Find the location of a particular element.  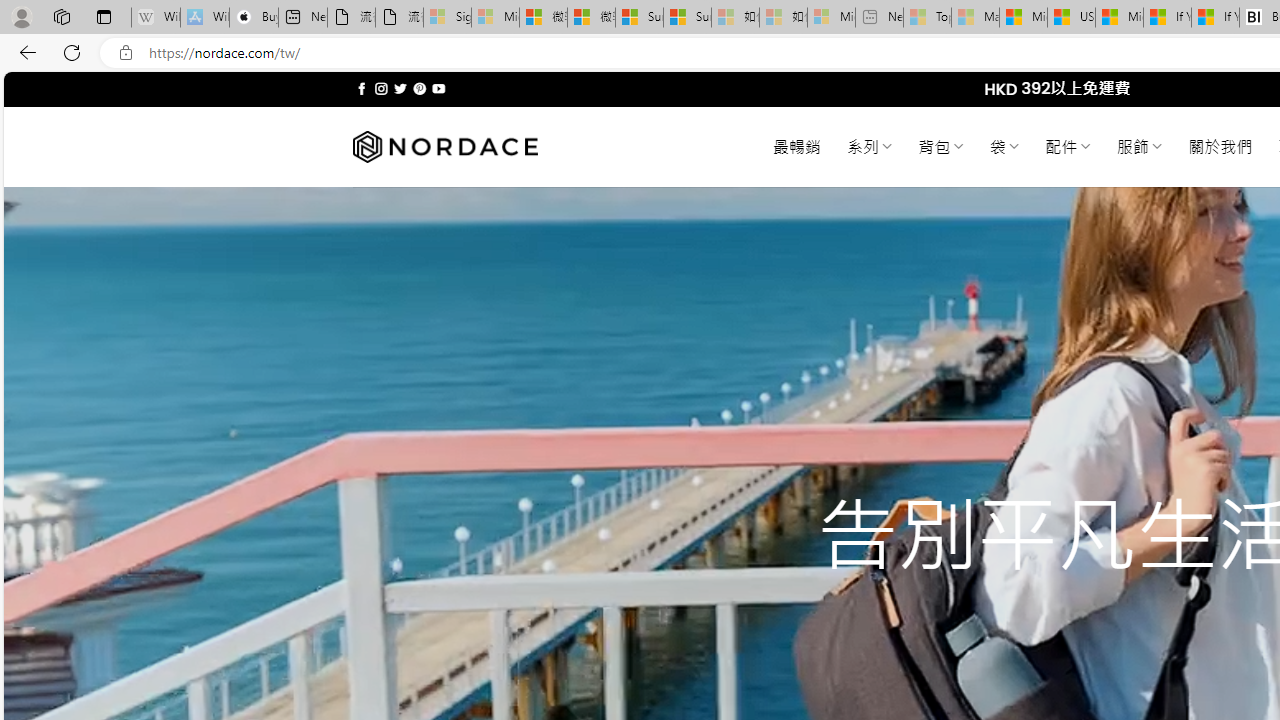

'Marine life - MSN - Sleeping' is located at coordinates (976, 17).